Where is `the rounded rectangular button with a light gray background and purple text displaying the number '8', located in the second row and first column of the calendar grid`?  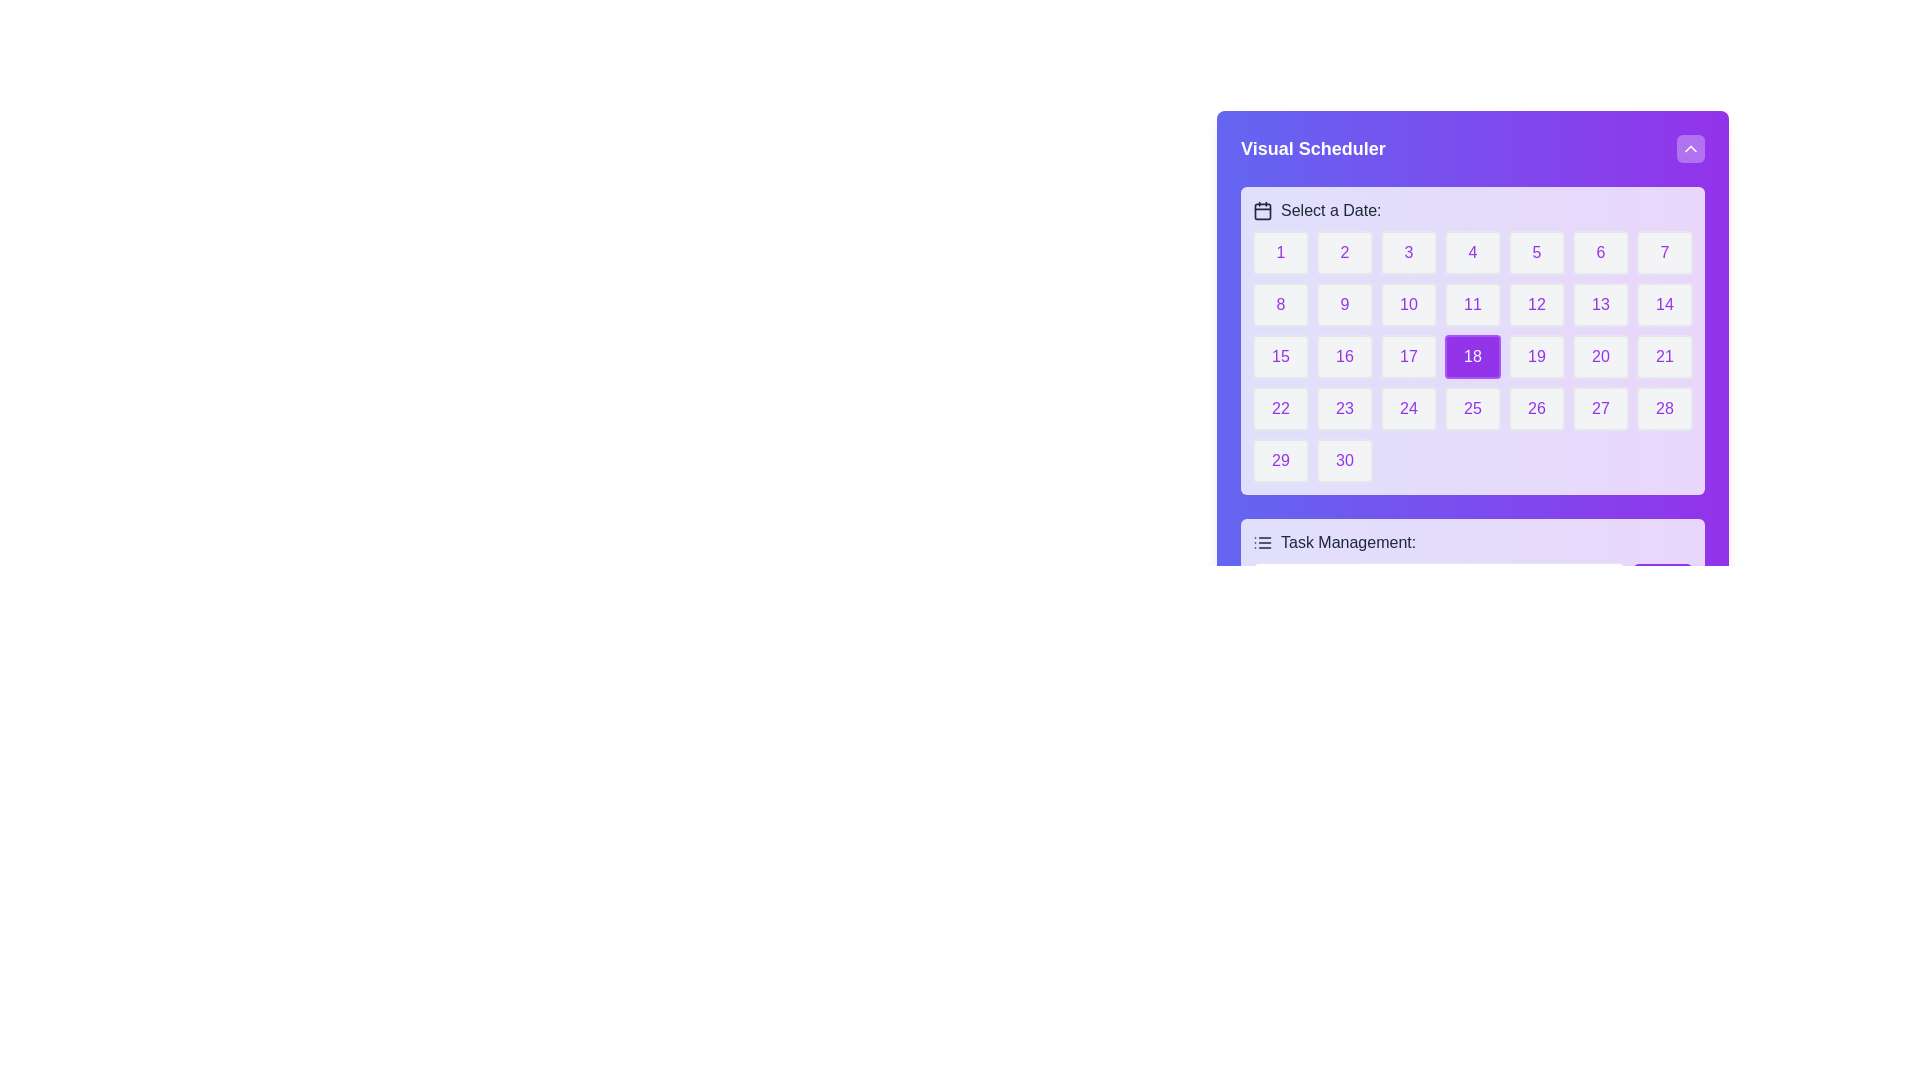 the rounded rectangular button with a light gray background and purple text displaying the number '8', located in the second row and first column of the calendar grid is located at coordinates (1281, 304).